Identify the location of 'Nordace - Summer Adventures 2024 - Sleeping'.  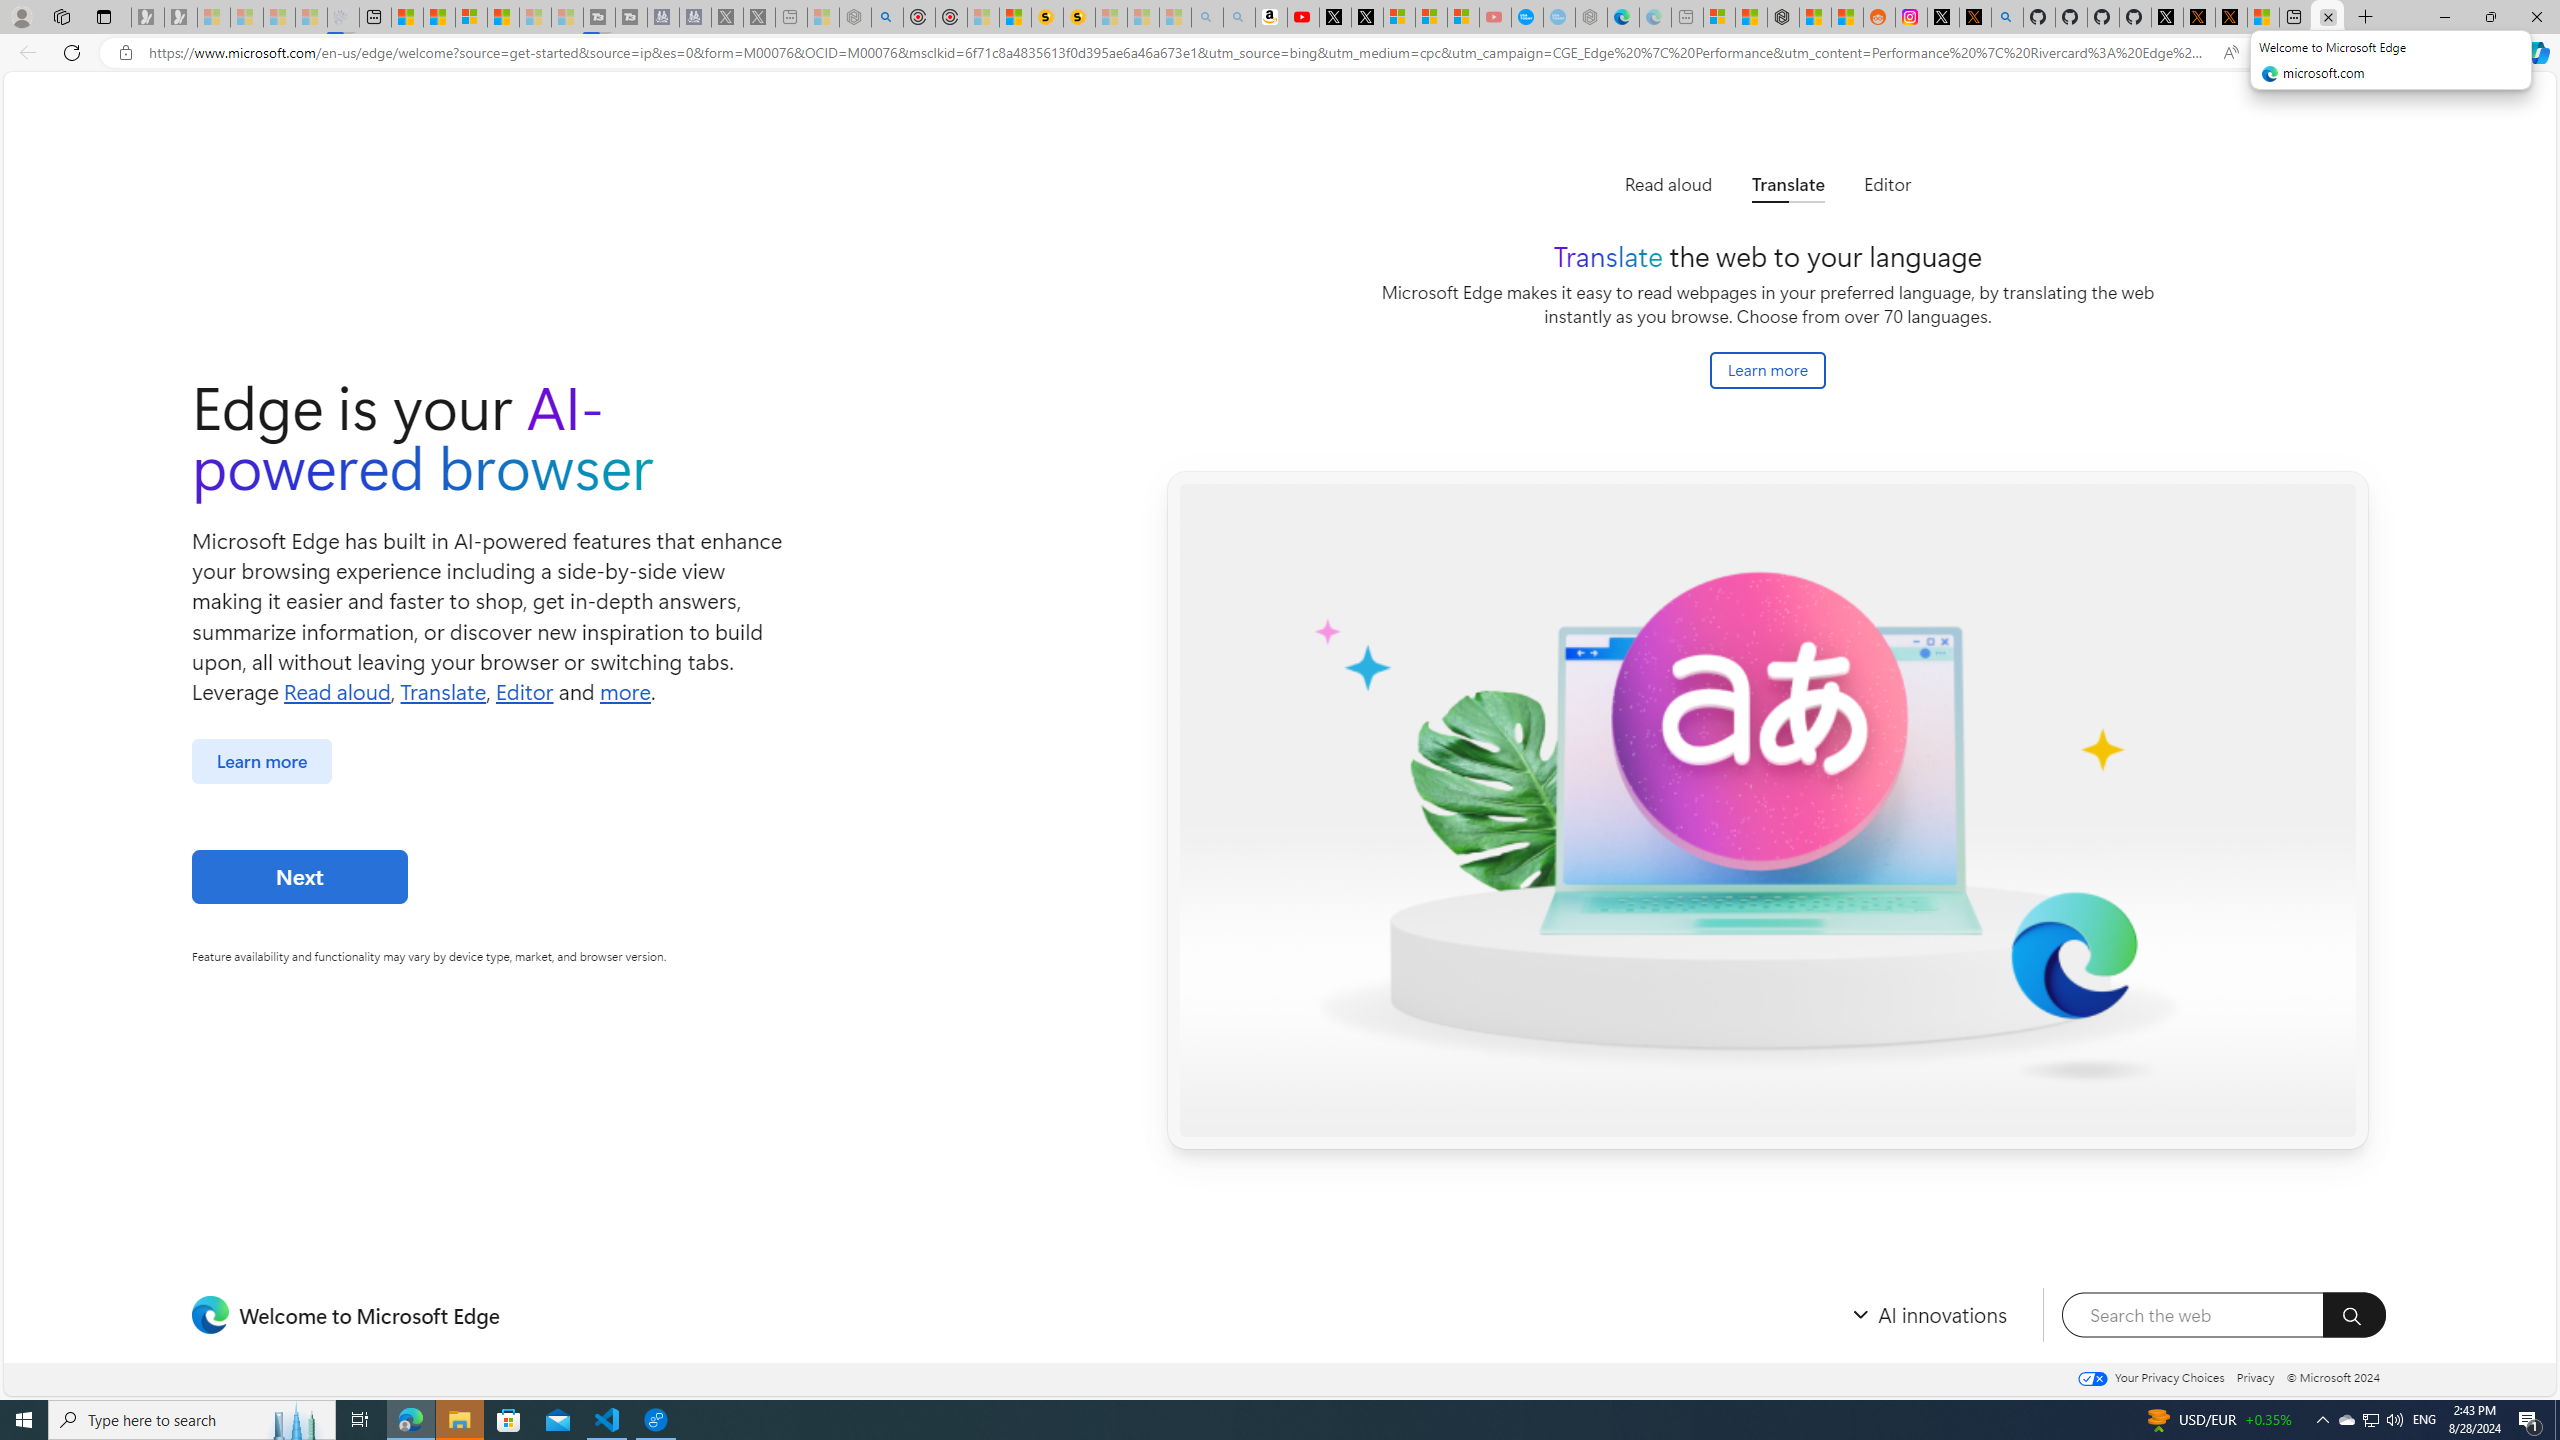
(856, 16).